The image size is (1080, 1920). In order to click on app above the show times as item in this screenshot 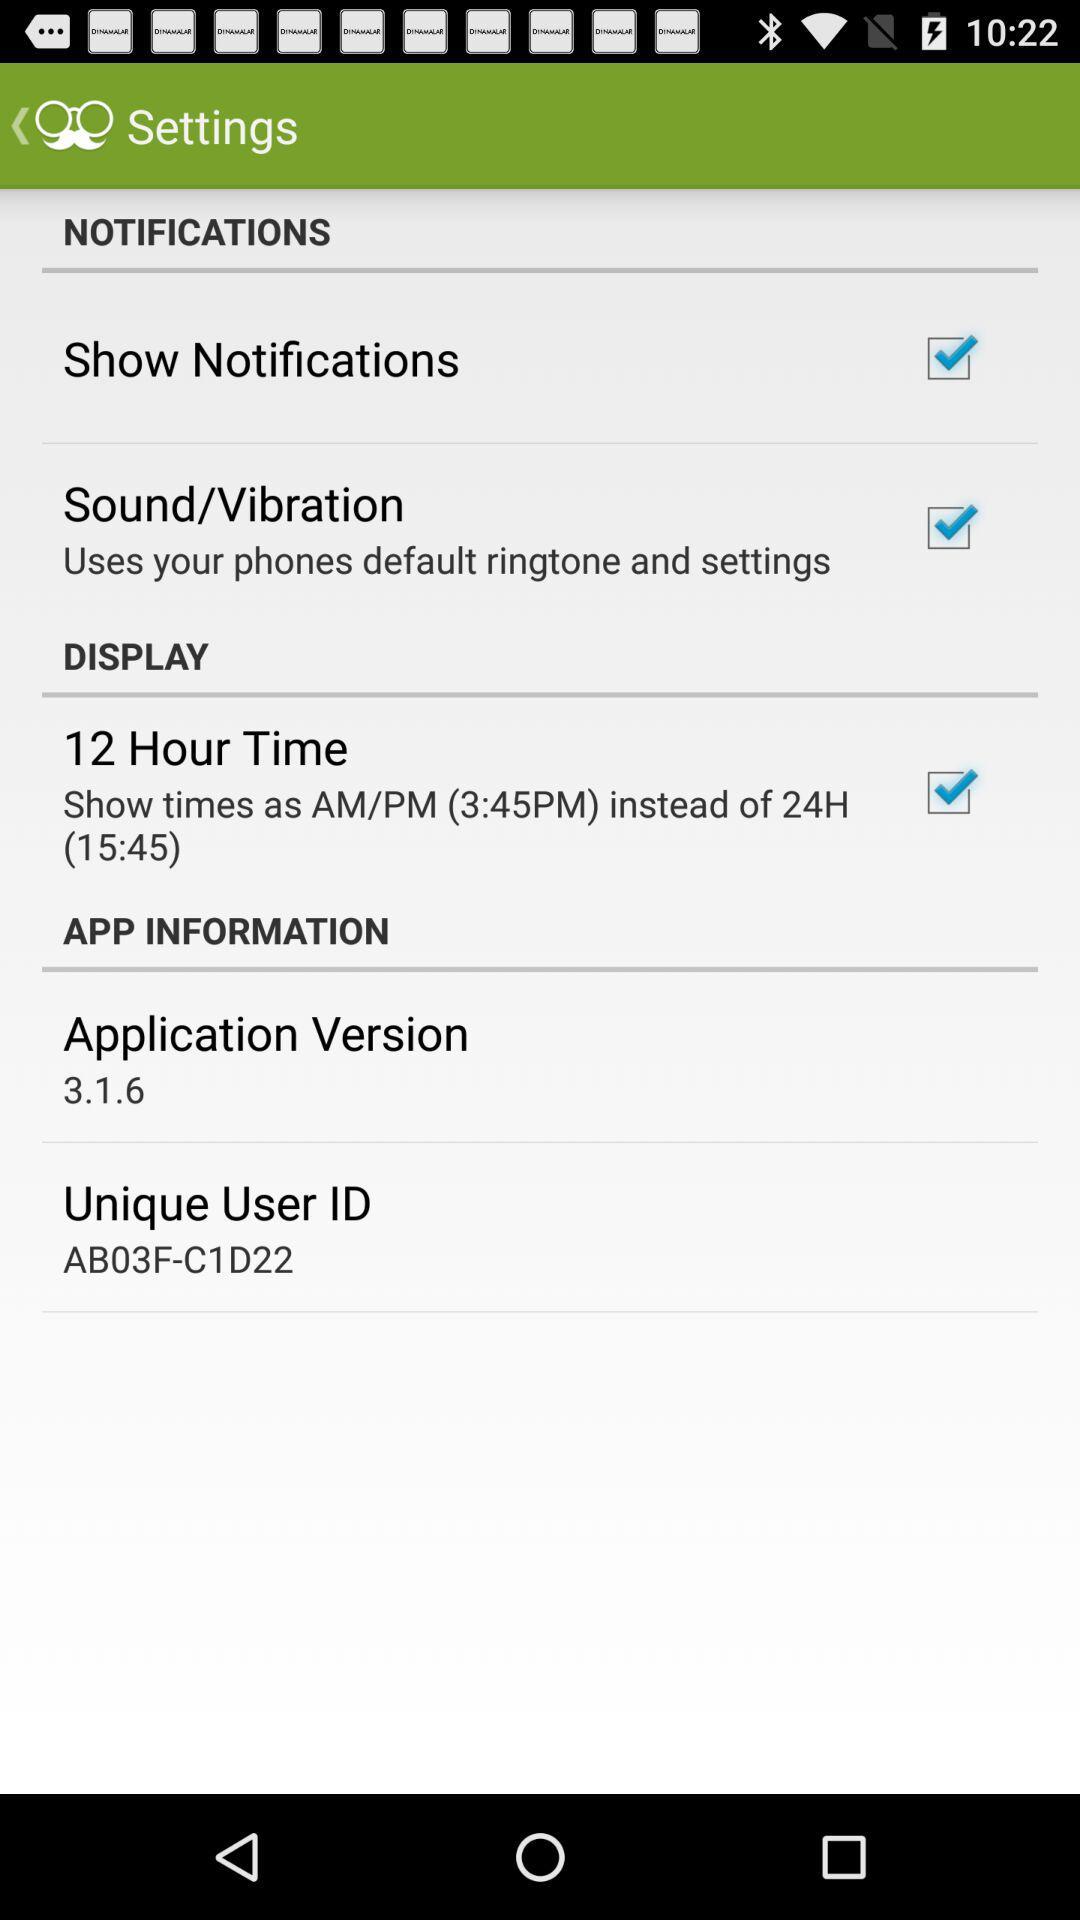, I will do `click(205, 745)`.